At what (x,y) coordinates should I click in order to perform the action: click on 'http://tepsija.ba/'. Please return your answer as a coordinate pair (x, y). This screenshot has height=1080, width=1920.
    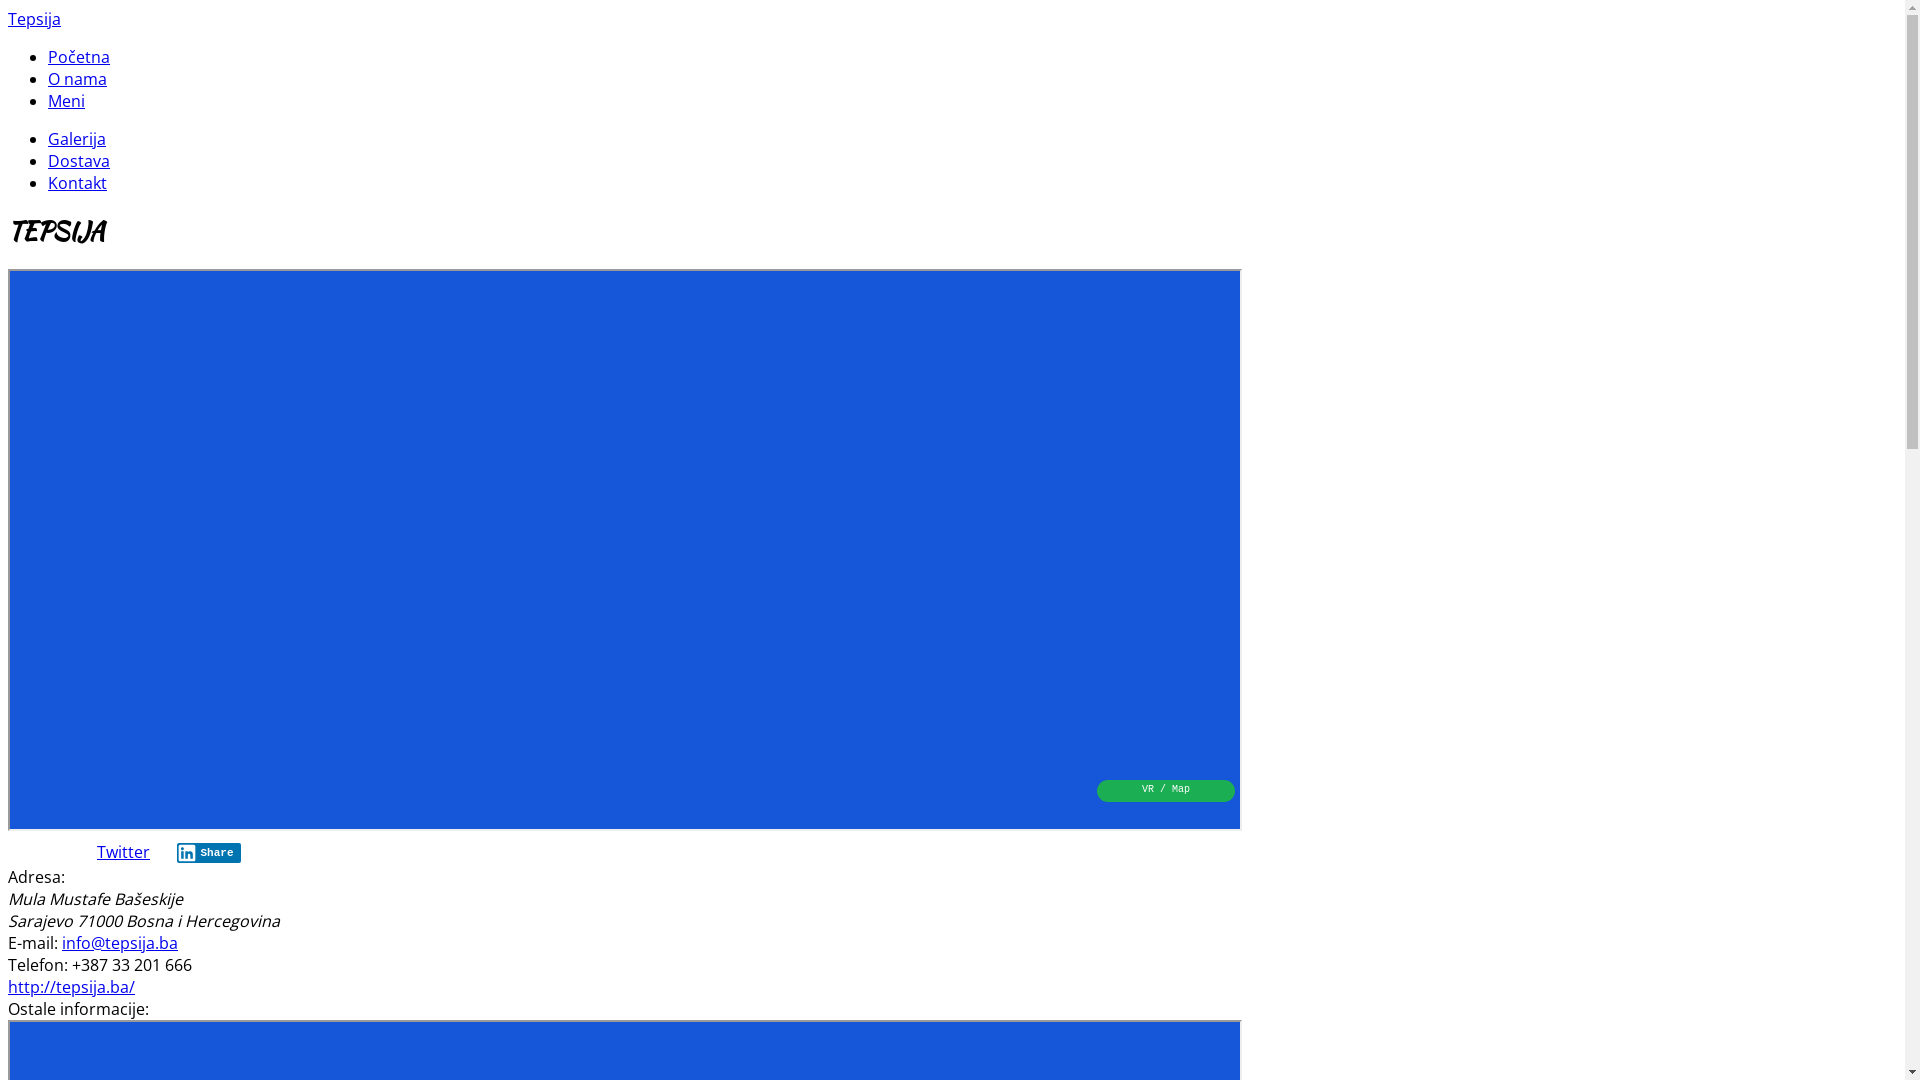
    Looking at the image, I should click on (8, 986).